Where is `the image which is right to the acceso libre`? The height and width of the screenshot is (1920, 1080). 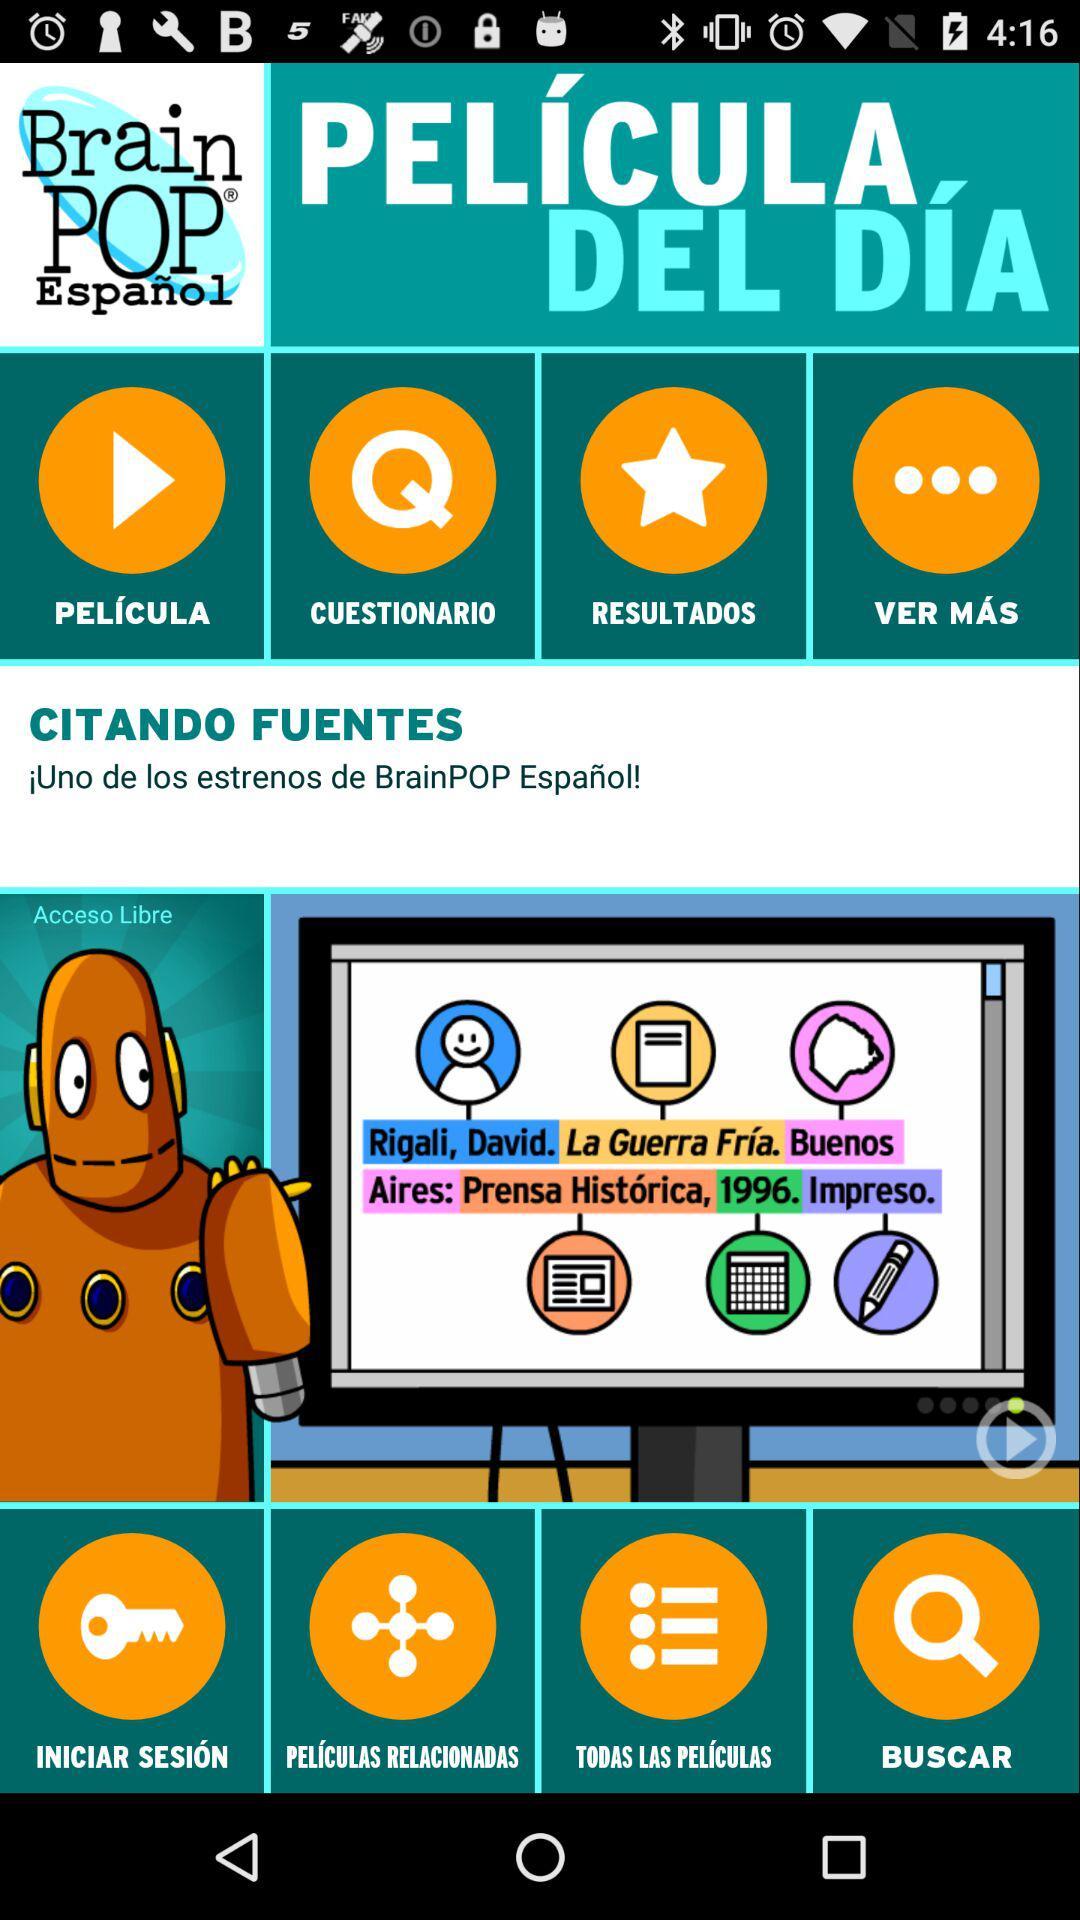
the image which is right to the acceso libre is located at coordinates (675, 1198).